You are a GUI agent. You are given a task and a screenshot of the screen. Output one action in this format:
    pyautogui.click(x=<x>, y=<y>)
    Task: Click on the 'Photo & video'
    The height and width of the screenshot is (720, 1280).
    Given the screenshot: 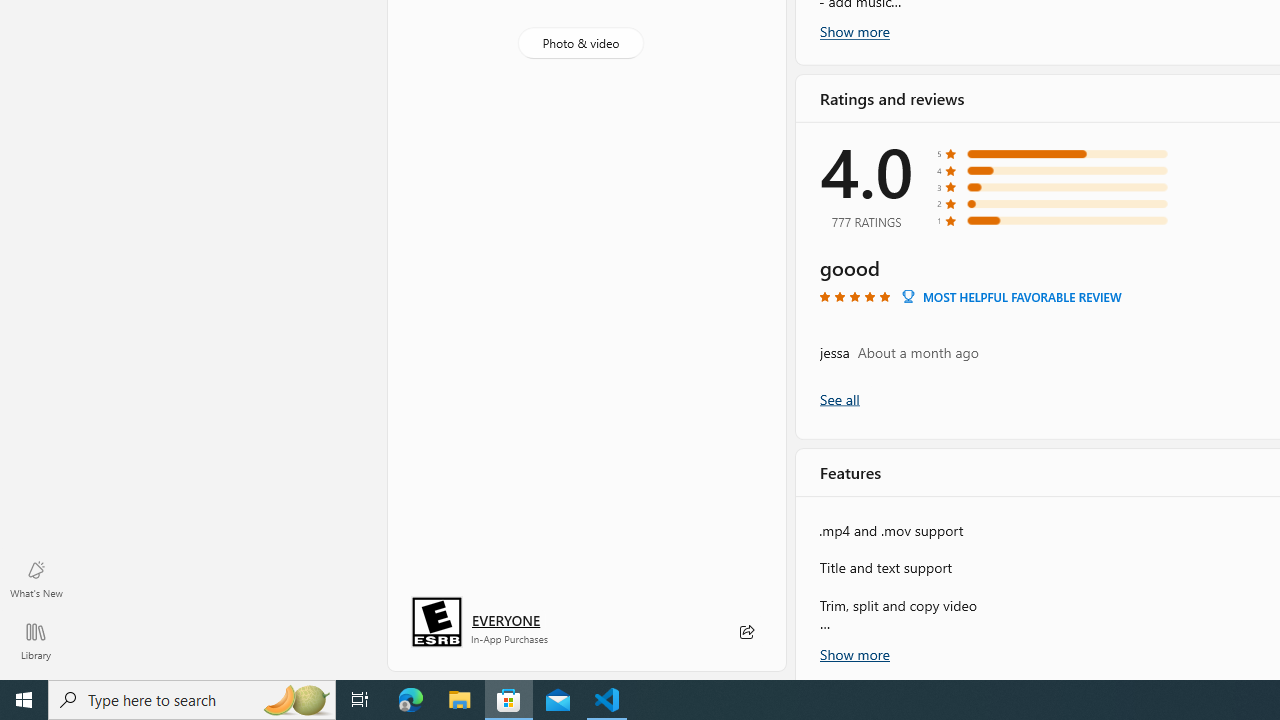 What is the action you would take?
    pyautogui.click(x=578, y=43)
    